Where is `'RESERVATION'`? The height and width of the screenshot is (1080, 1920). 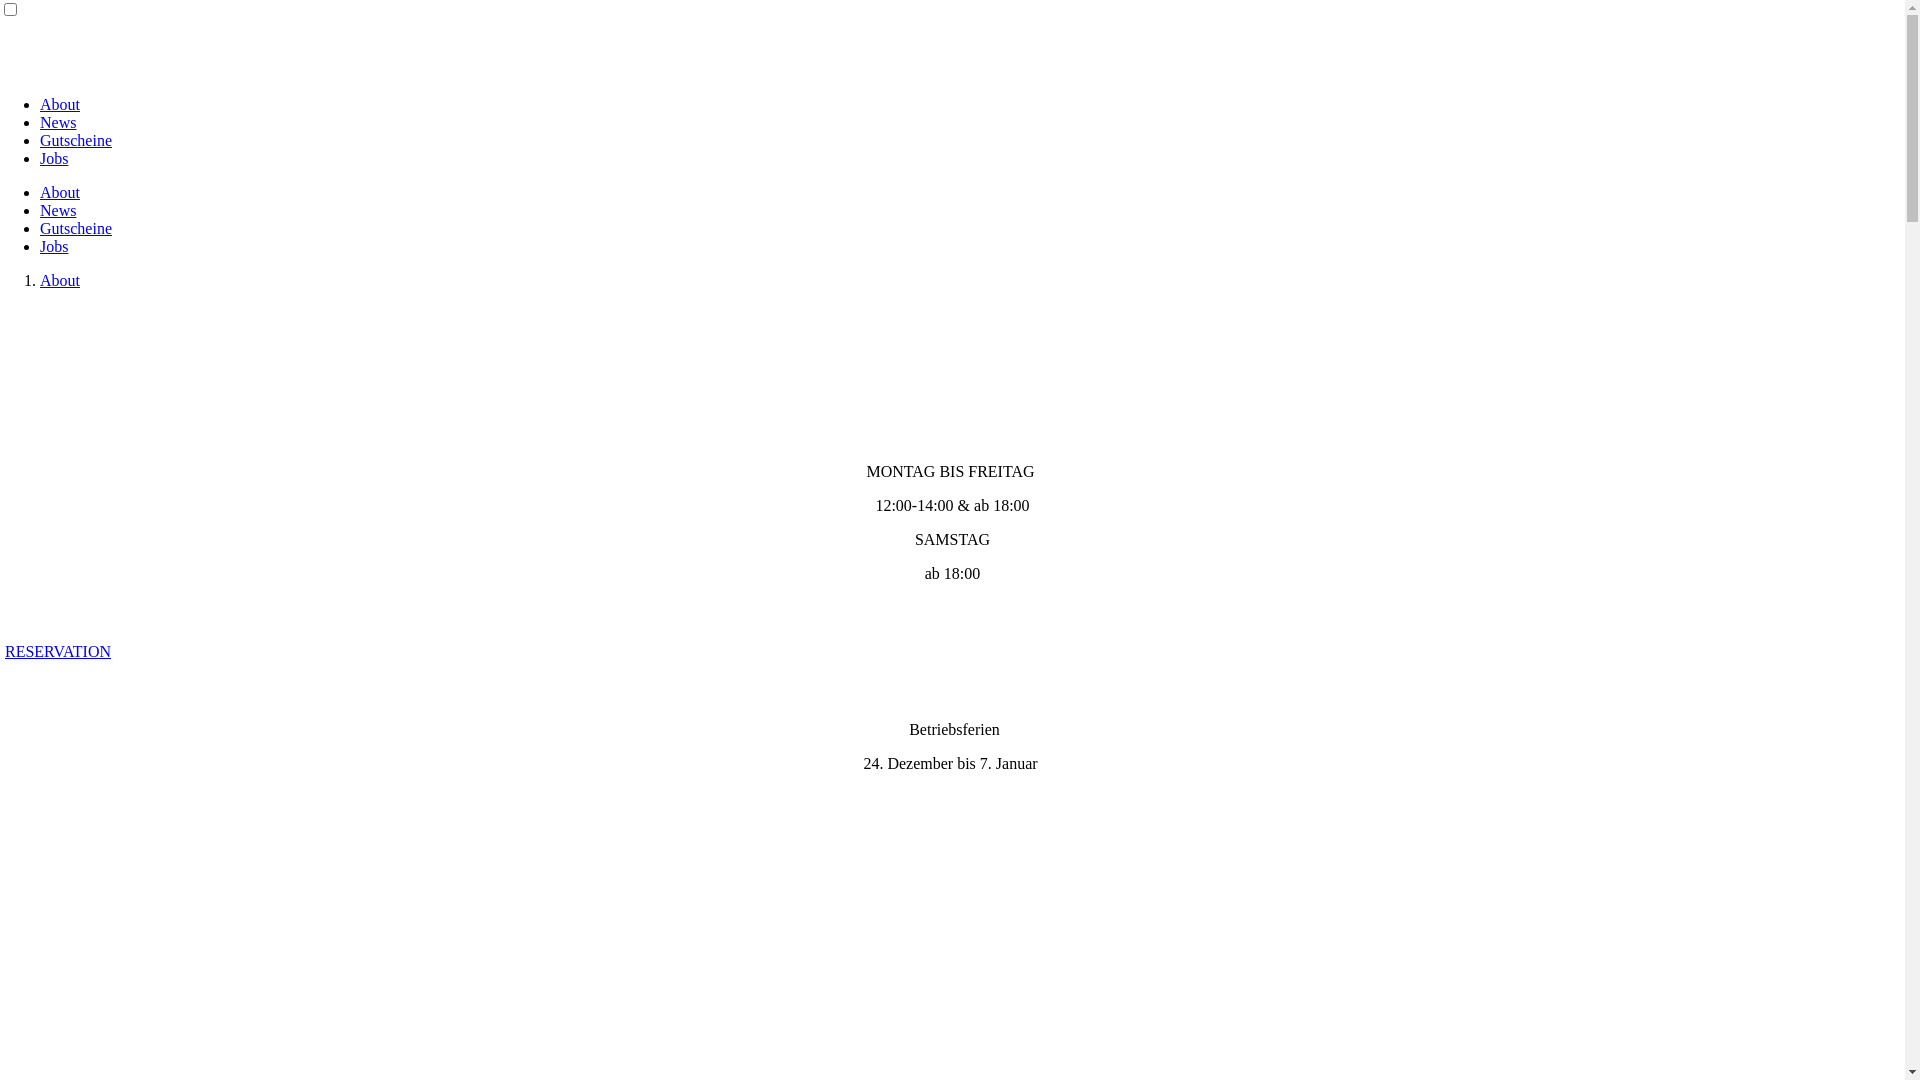 'RESERVATION' is located at coordinates (57, 651).